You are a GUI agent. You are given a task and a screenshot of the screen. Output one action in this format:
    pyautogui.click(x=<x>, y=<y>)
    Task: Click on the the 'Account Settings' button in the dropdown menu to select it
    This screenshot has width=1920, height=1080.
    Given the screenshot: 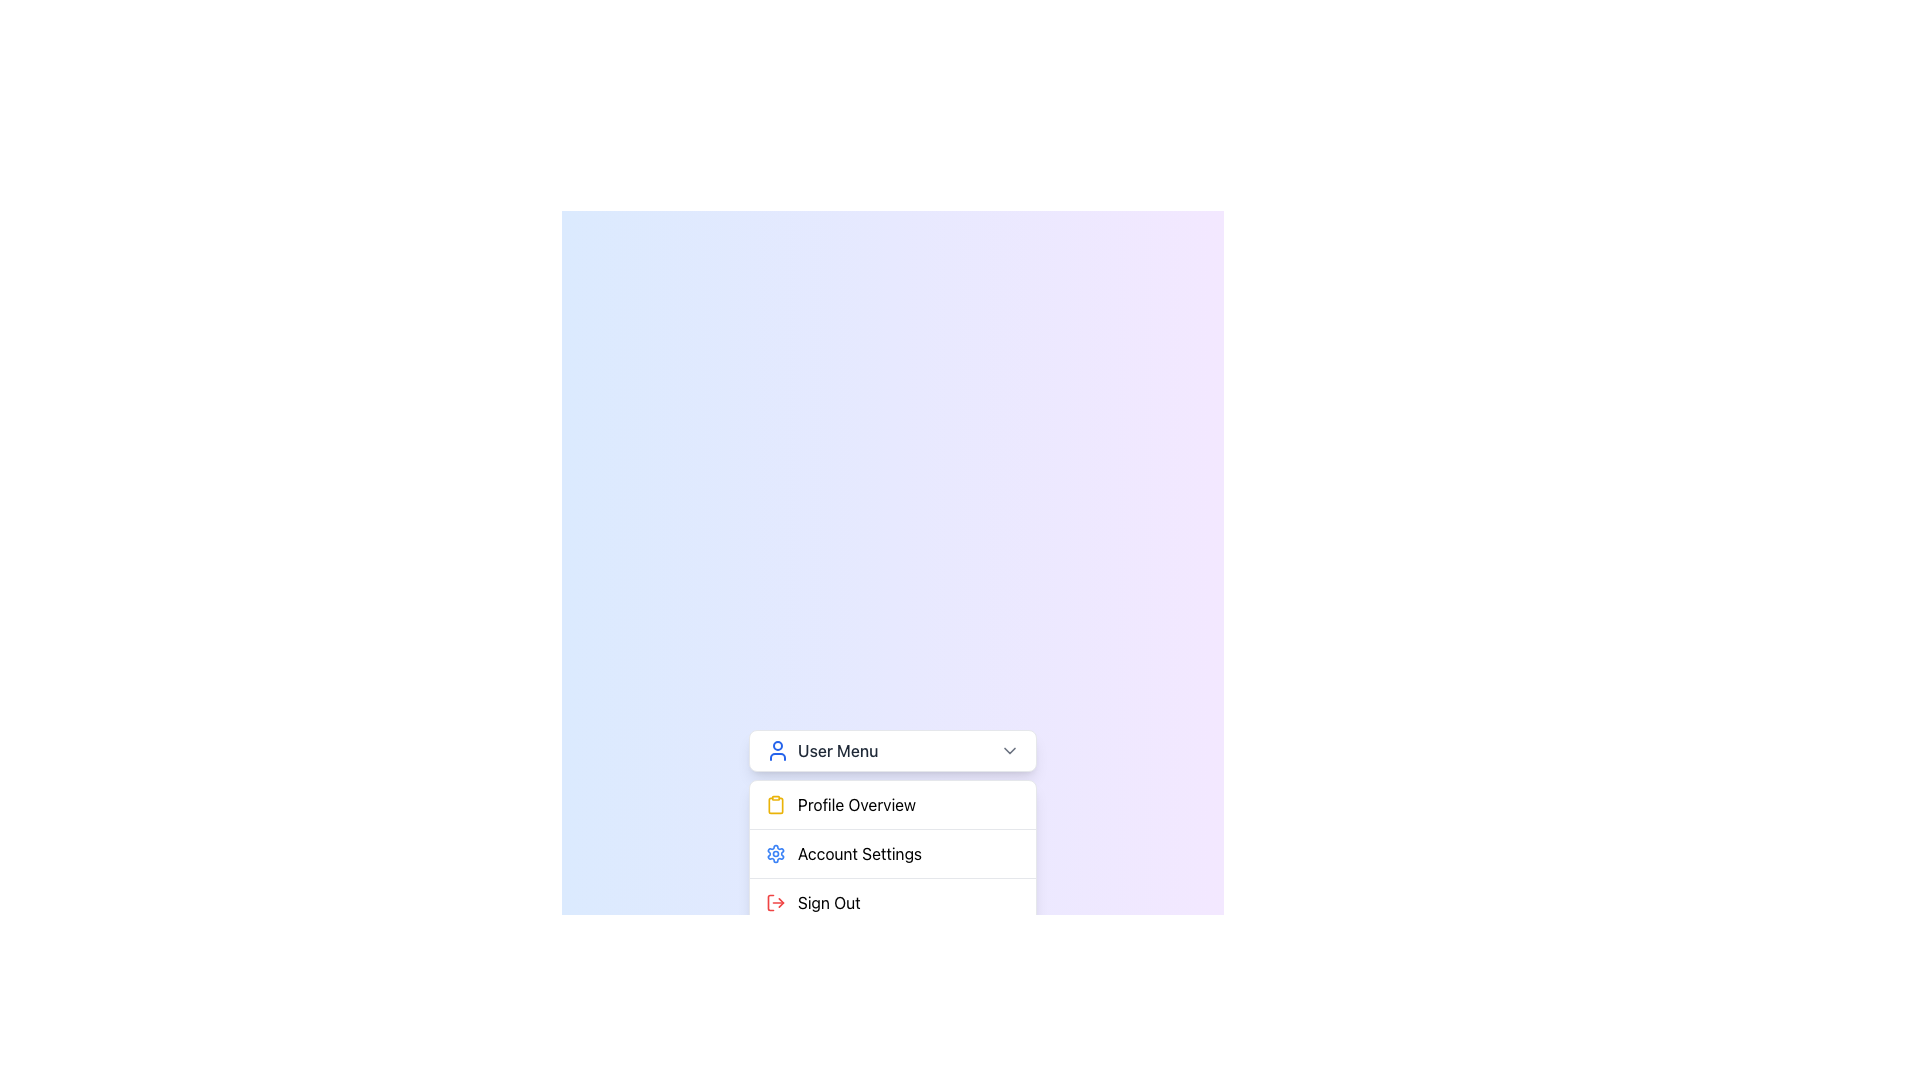 What is the action you would take?
    pyautogui.click(x=891, y=853)
    